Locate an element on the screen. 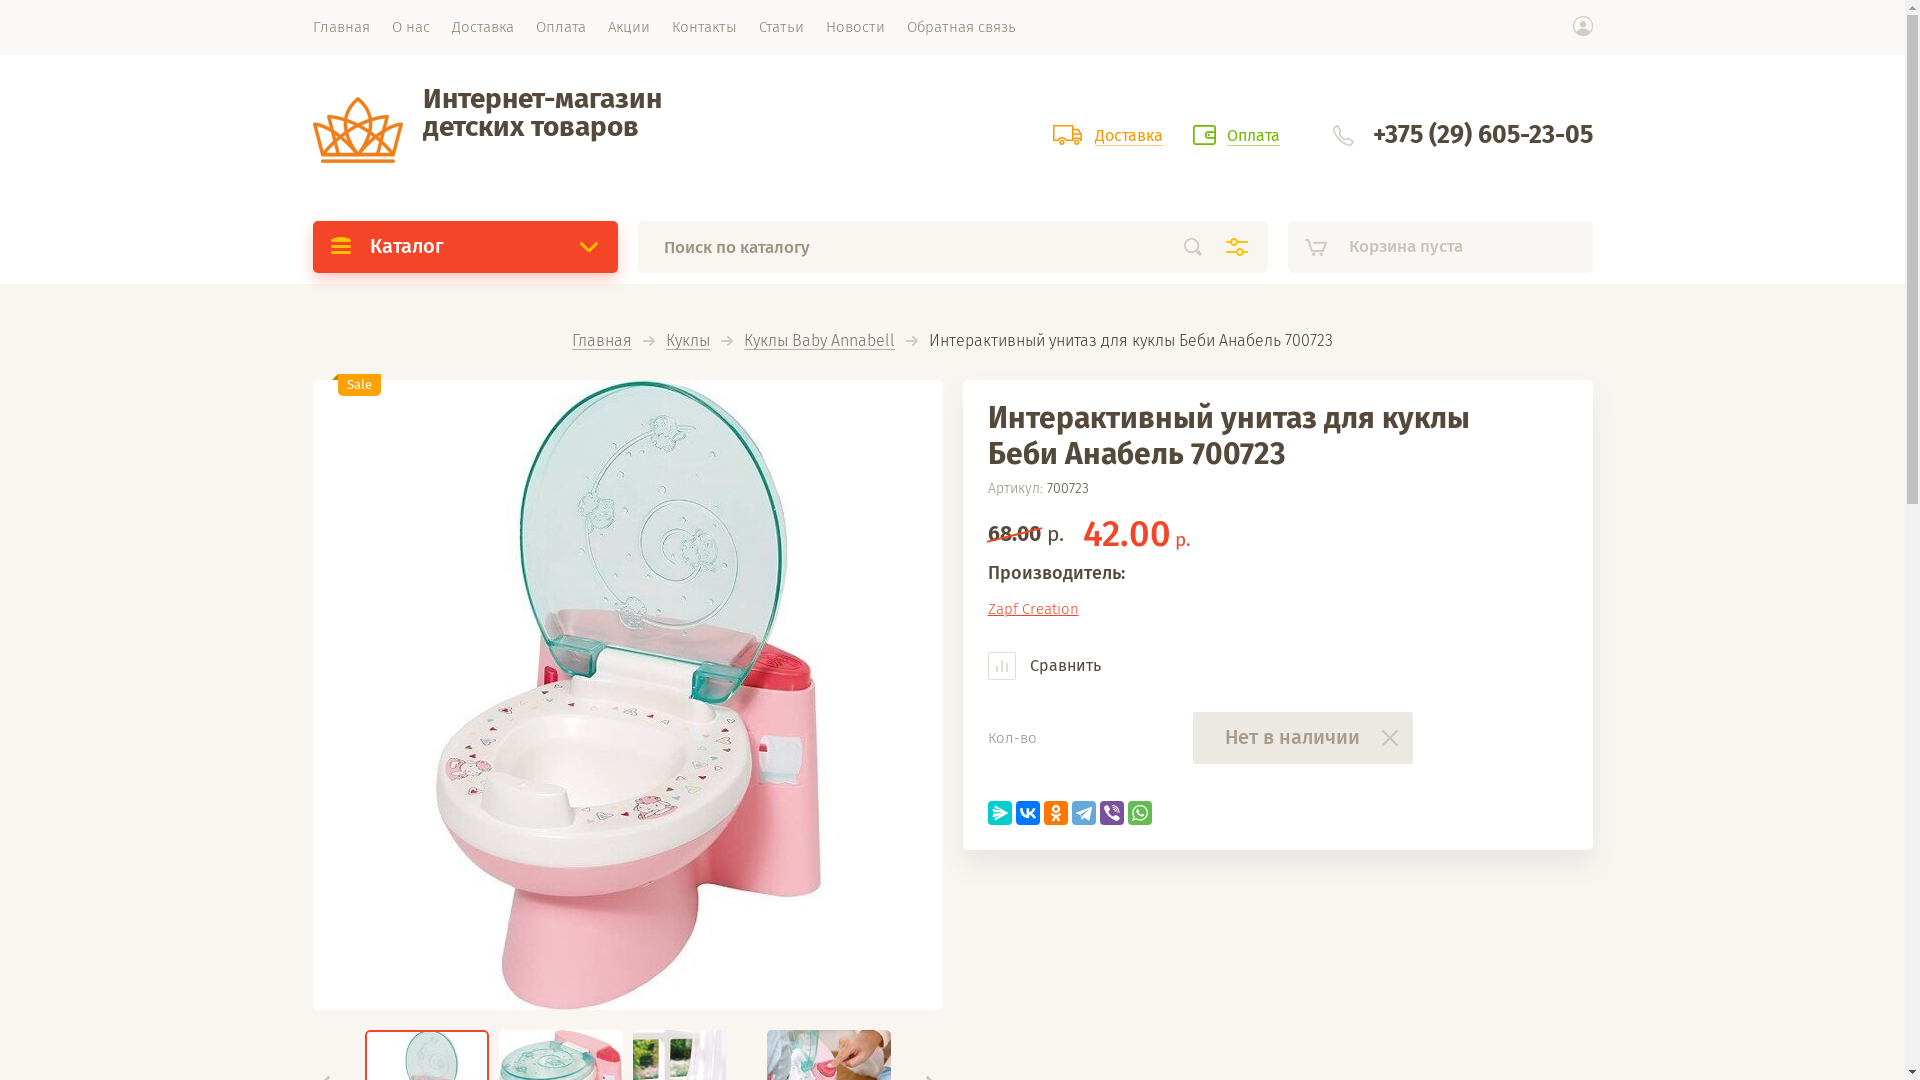 This screenshot has height=1080, width=1920. '+375 (29) 605-23-05' is located at coordinates (1371, 135).